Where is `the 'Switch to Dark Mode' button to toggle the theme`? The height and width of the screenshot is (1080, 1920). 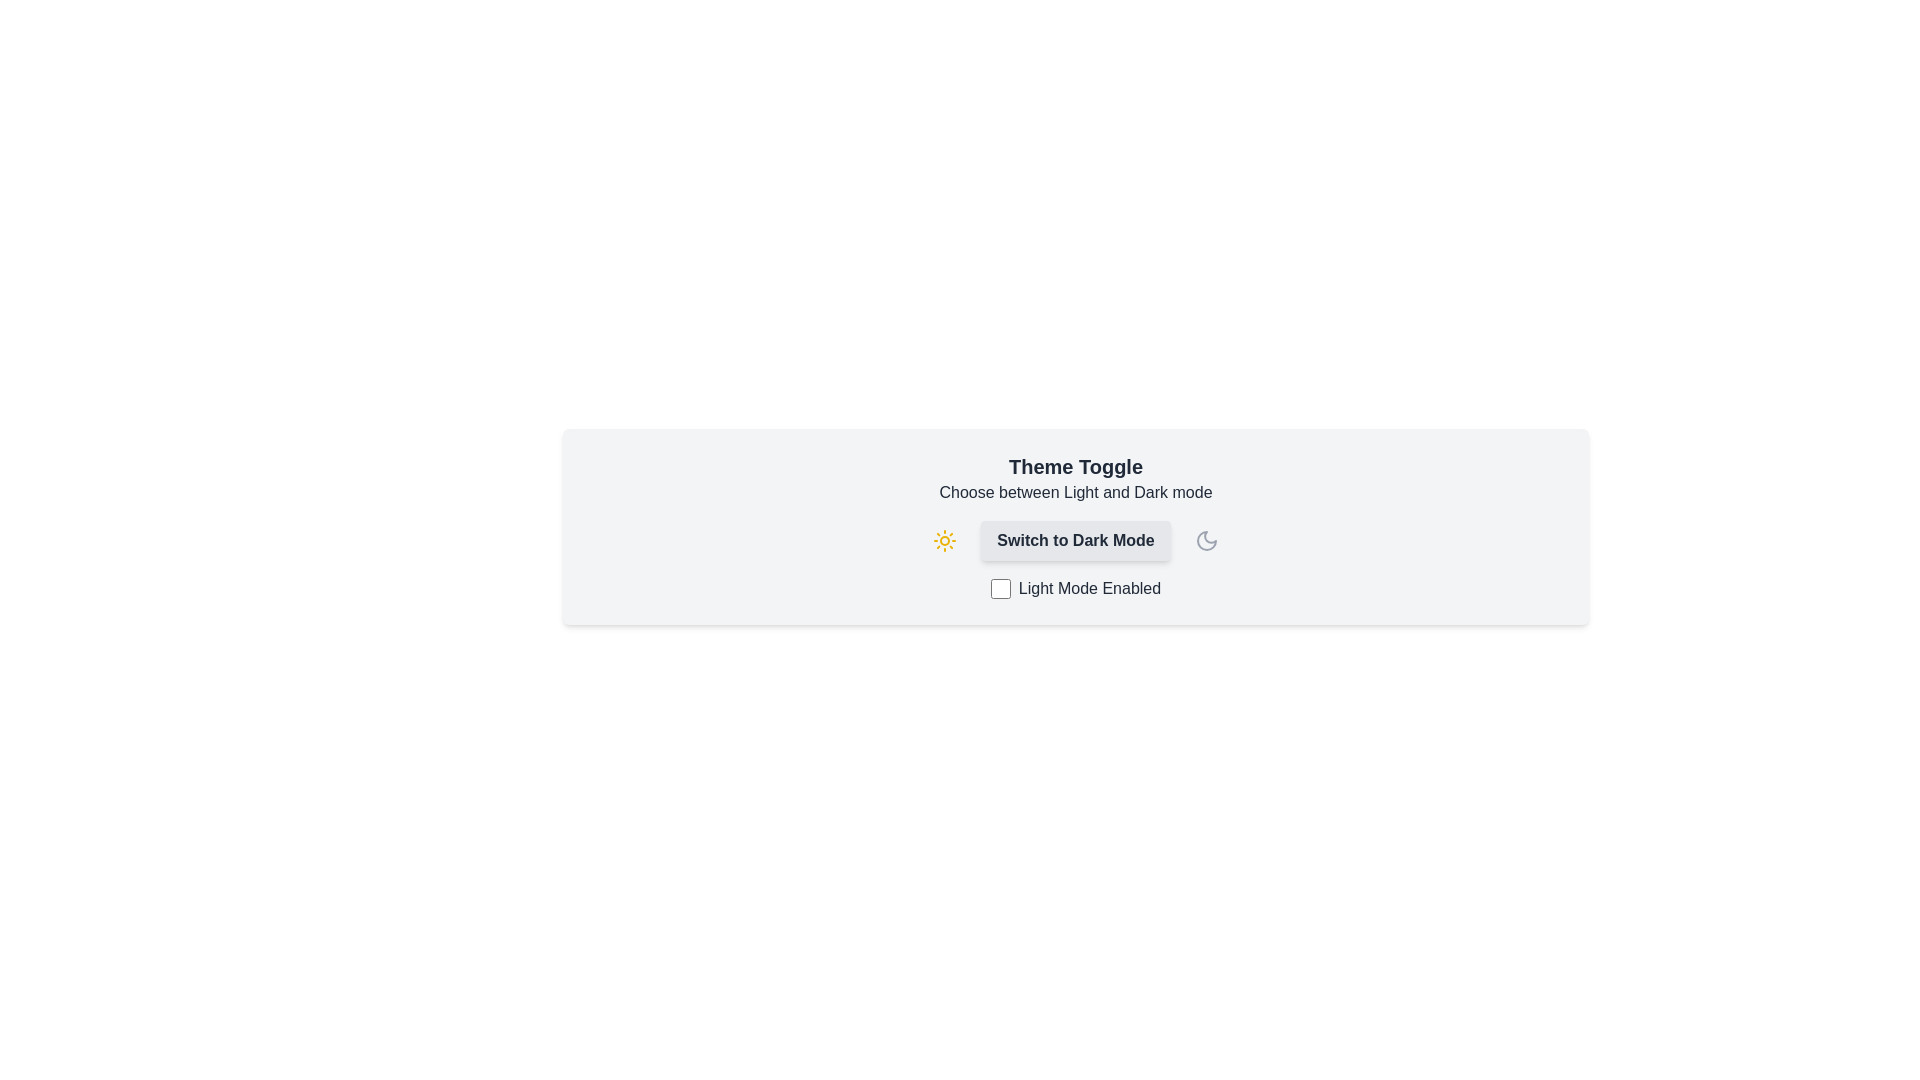
the 'Switch to Dark Mode' button to toggle the theme is located at coordinates (1074, 540).